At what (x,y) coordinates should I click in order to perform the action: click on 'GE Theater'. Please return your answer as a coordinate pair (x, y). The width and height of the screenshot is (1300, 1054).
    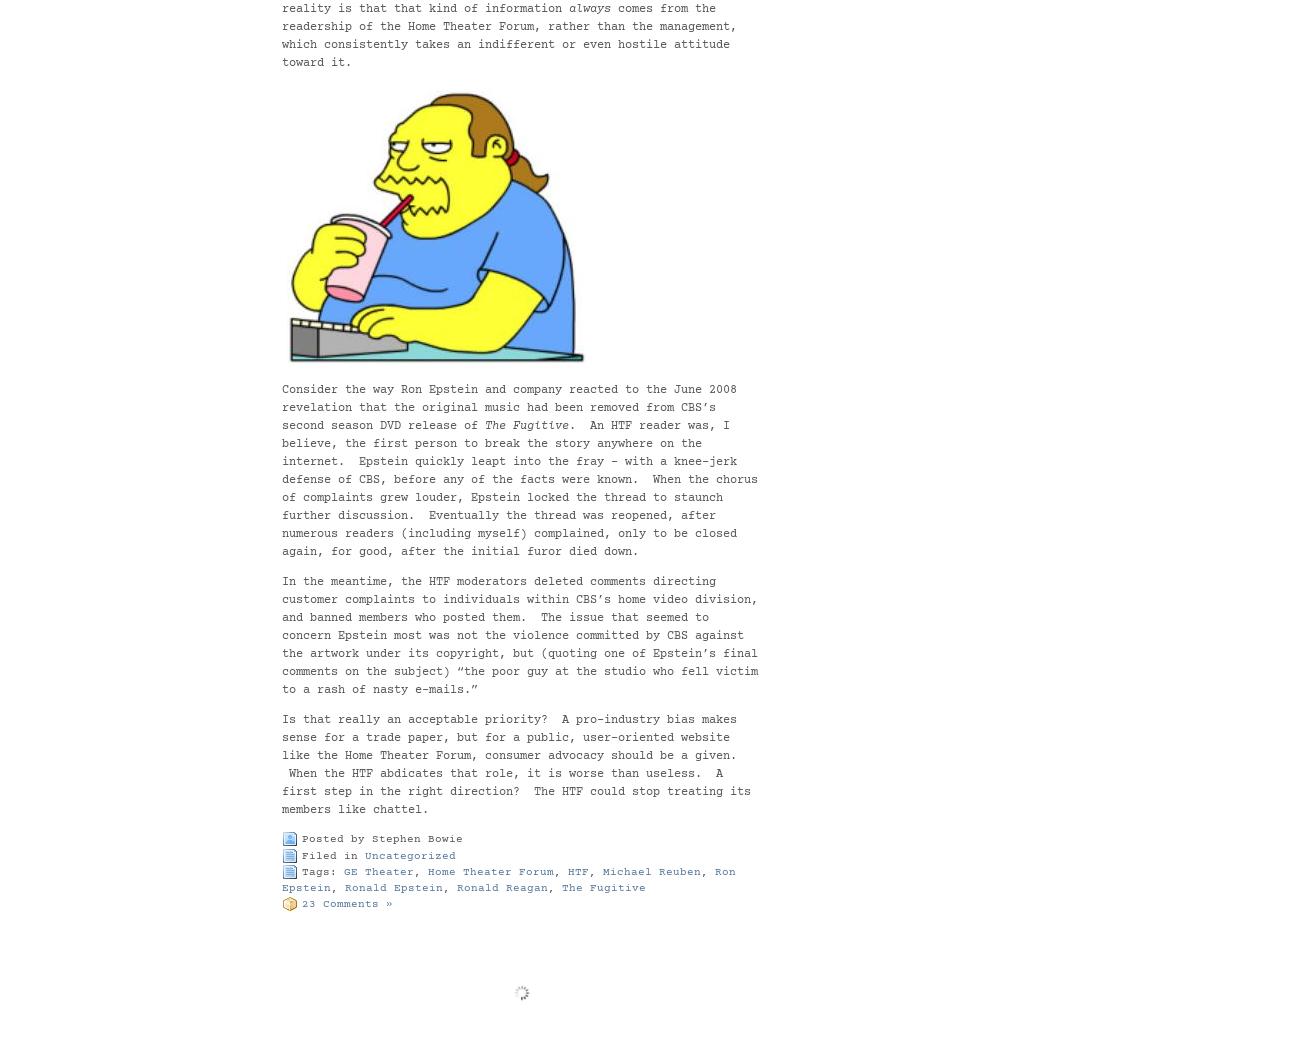
    Looking at the image, I should click on (377, 871).